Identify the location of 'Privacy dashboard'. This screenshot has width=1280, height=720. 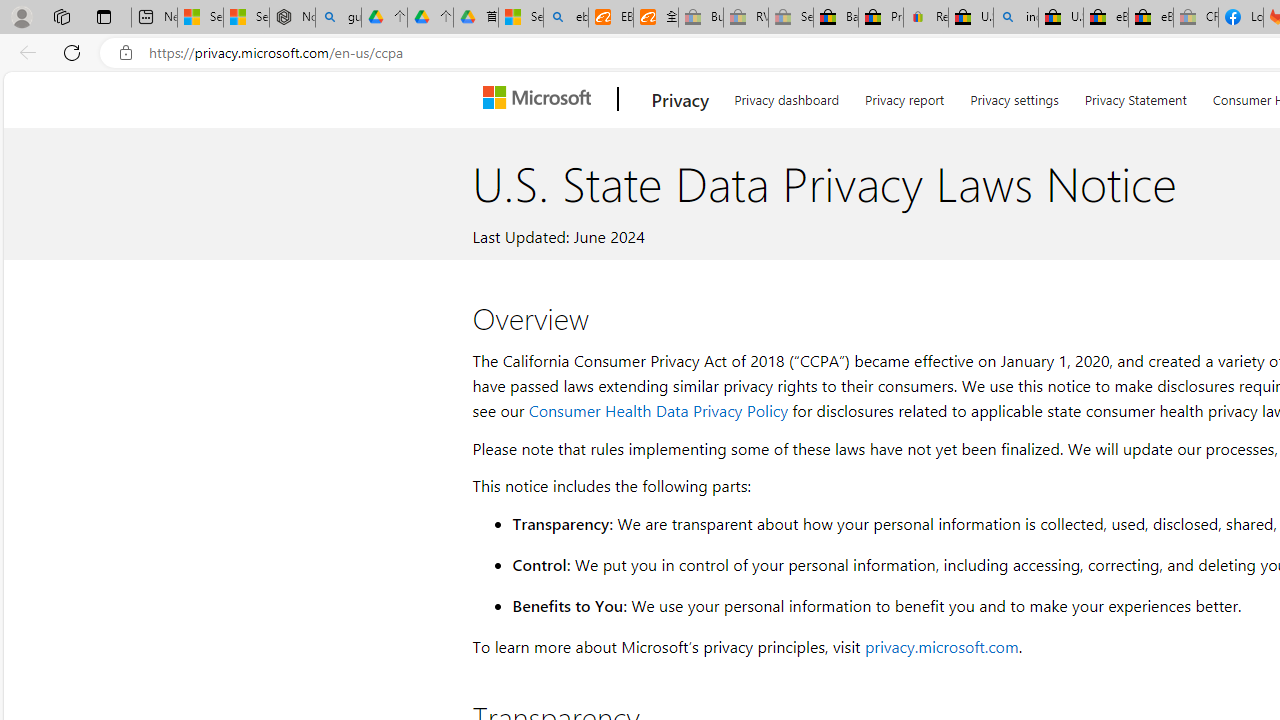
(785, 96).